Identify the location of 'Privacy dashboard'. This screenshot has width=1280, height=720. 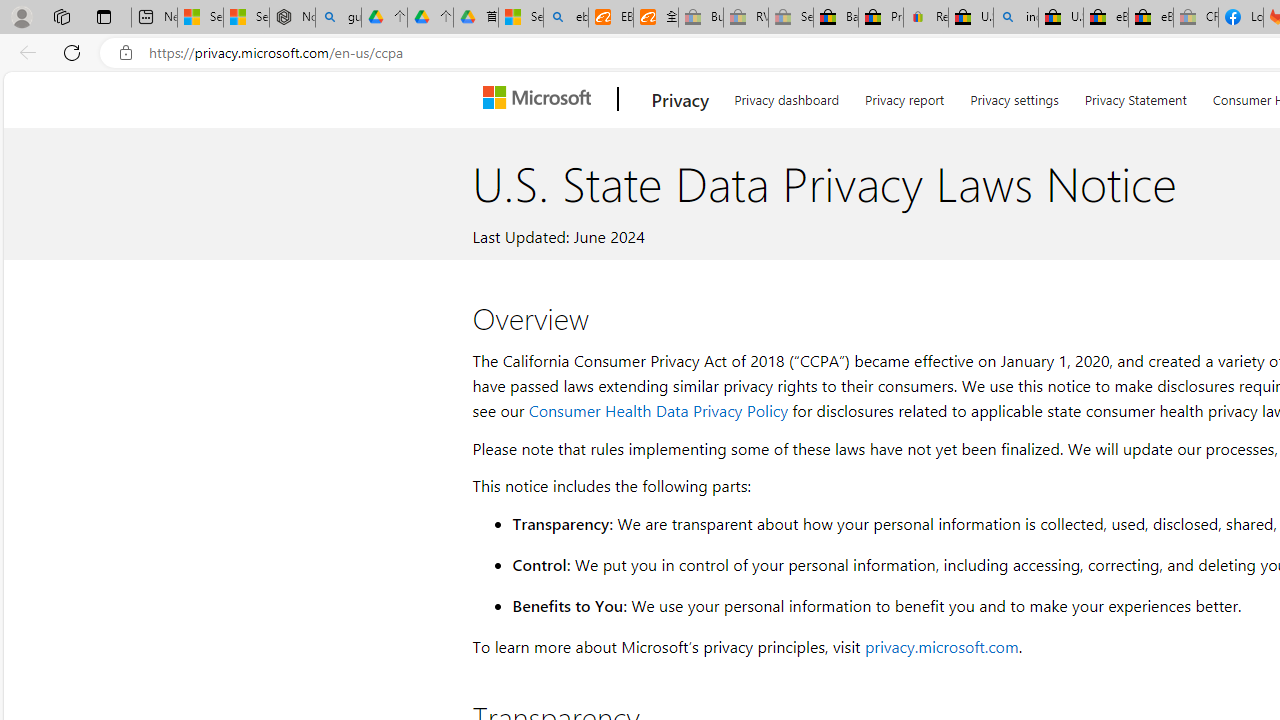
(785, 96).